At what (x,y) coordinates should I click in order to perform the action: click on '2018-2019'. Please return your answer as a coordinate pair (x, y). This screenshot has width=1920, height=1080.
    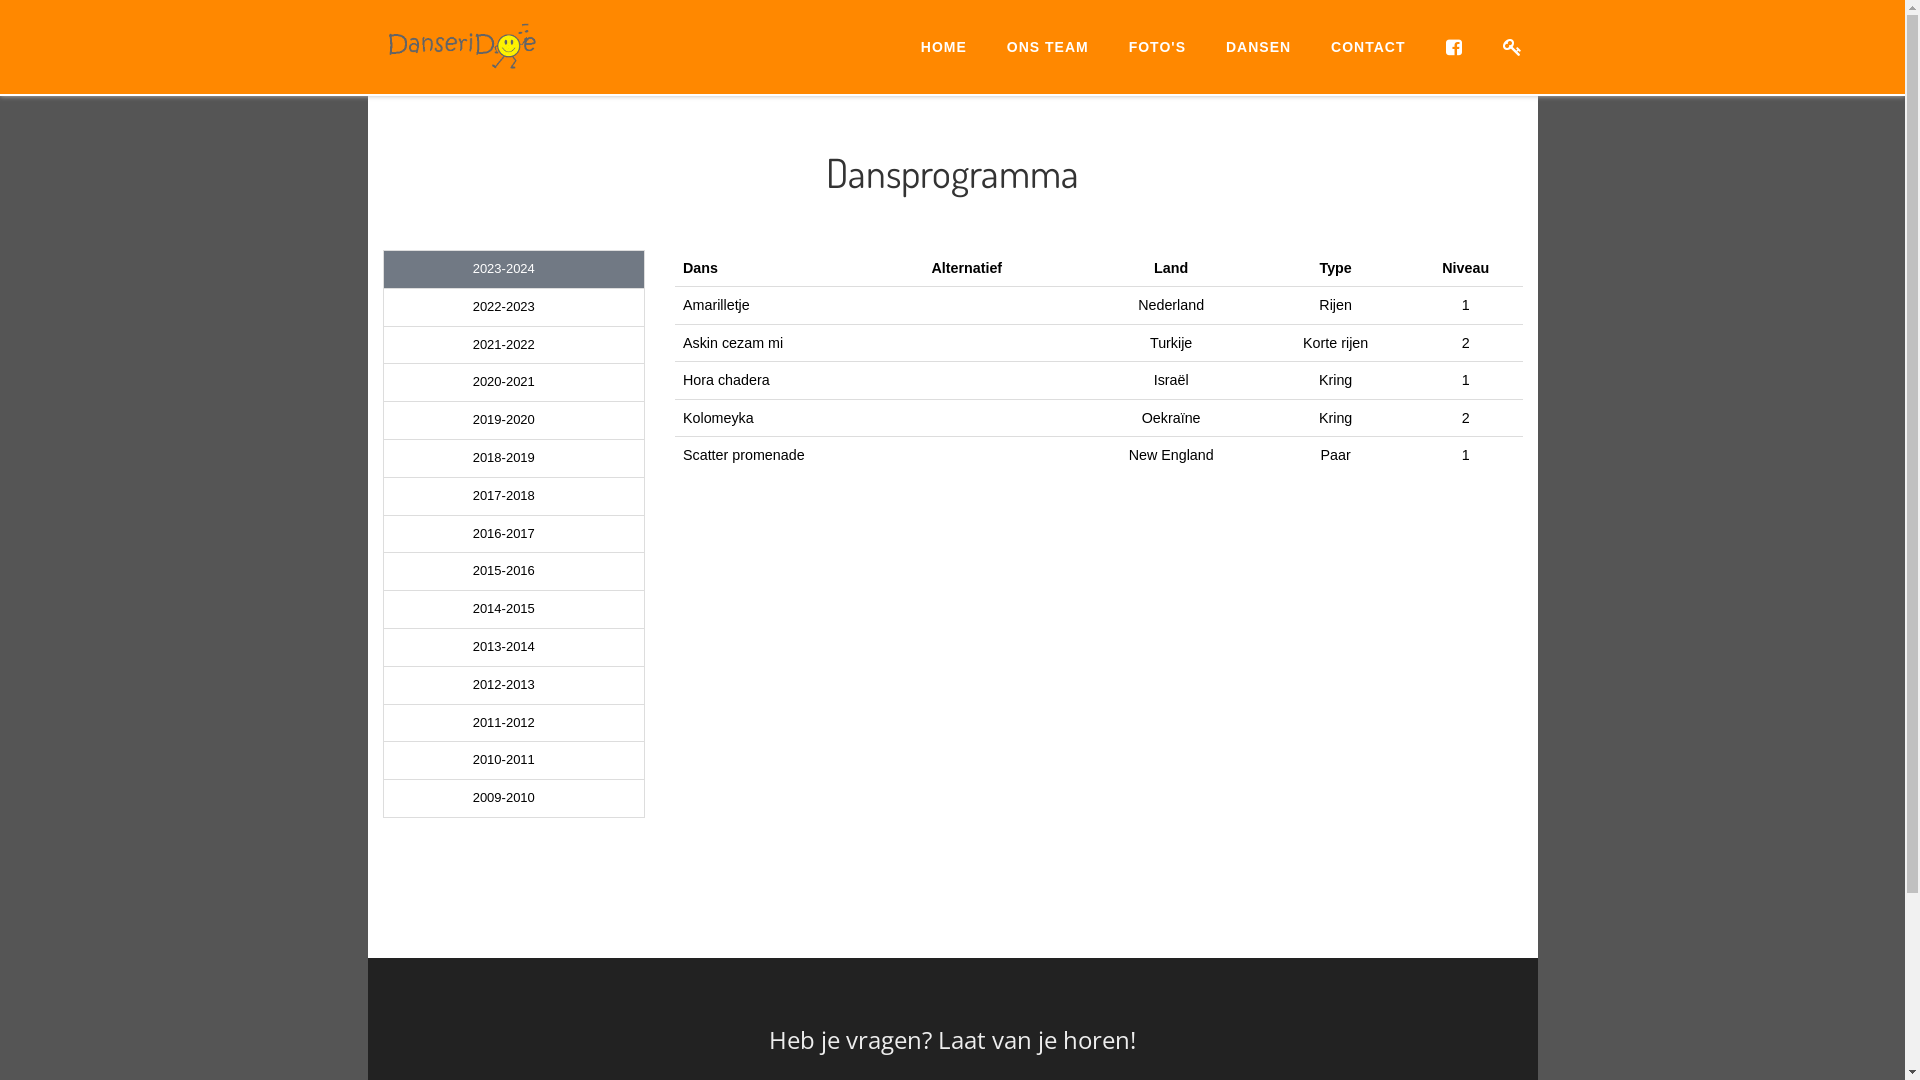
    Looking at the image, I should click on (514, 458).